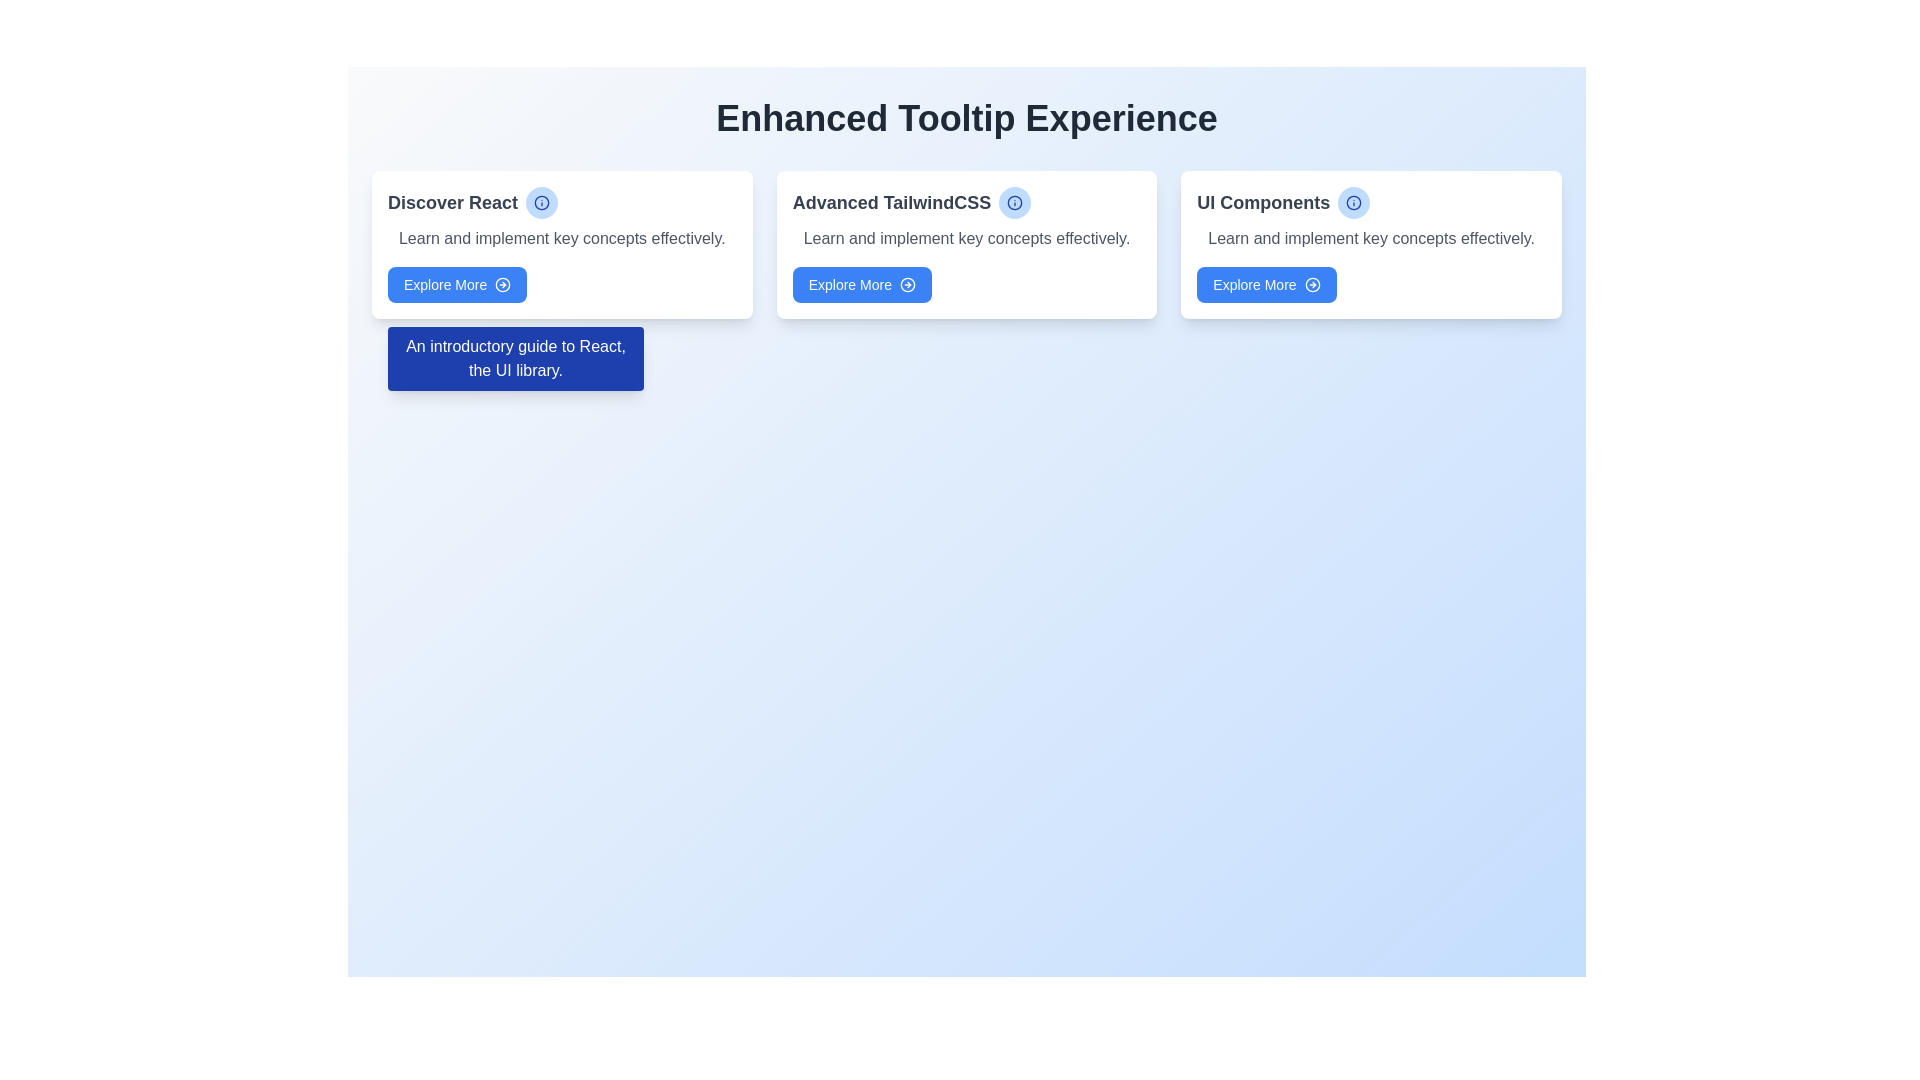 This screenshot has height=1080, width=1920. I want to click on the static text reading 'Learn and implement key concepts effectively' which is located within the card titled 'Discover React', so click(561, 238).